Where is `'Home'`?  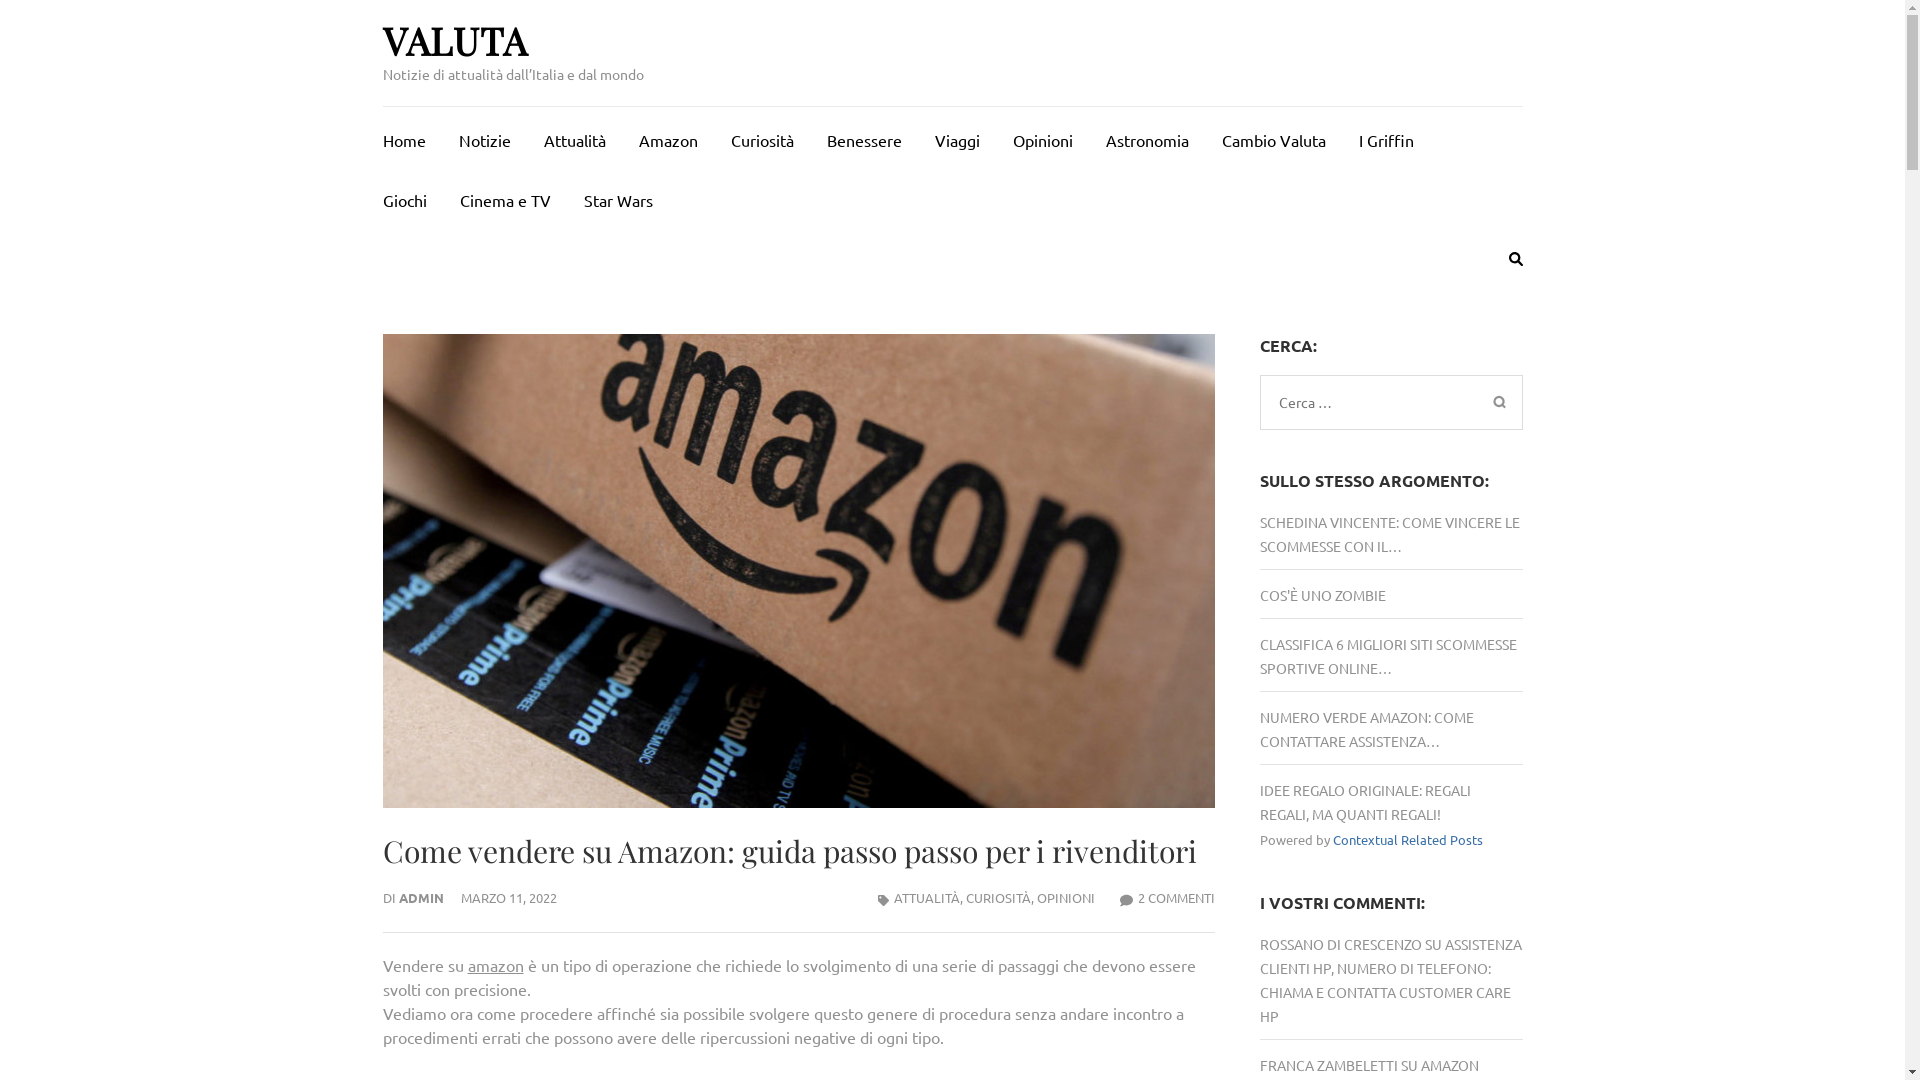 'Home' is located at coordinates (402, 136).